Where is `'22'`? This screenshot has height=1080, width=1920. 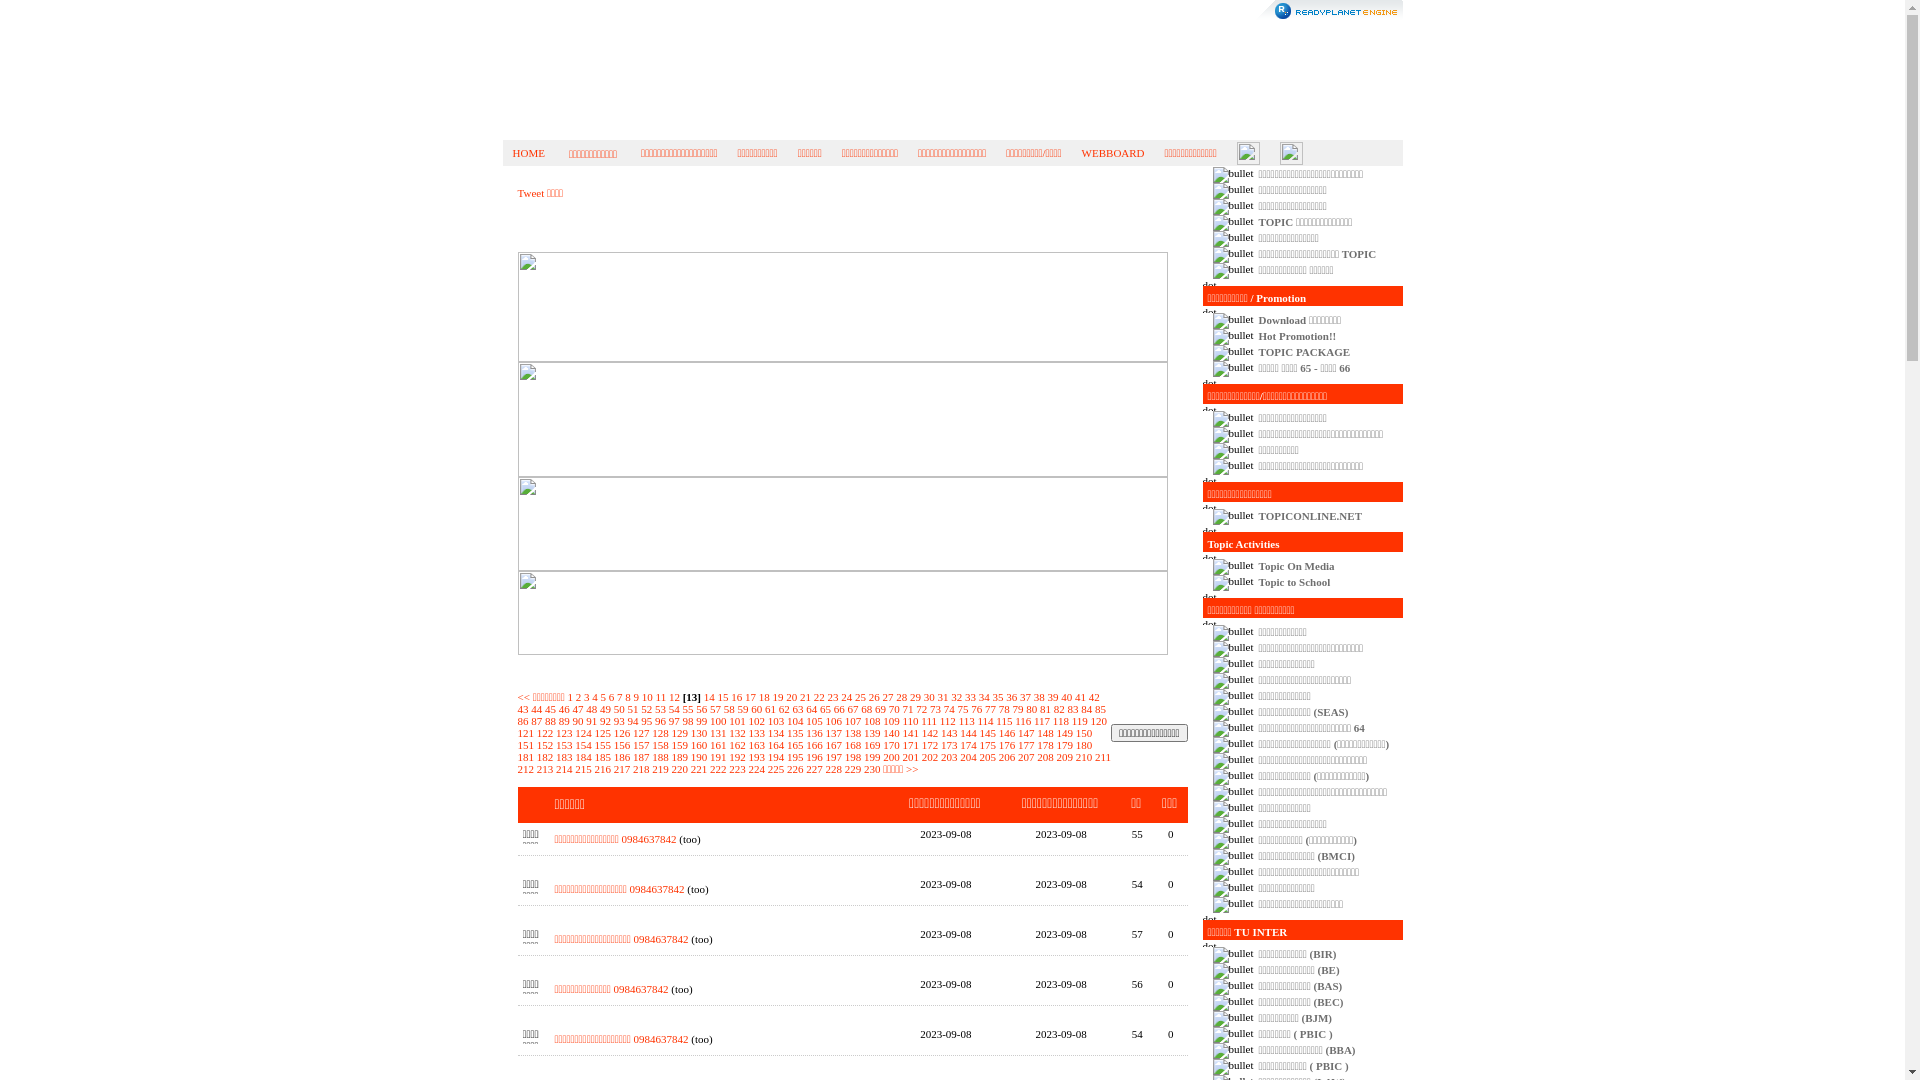
'22' is located at coordinates (819, 696).